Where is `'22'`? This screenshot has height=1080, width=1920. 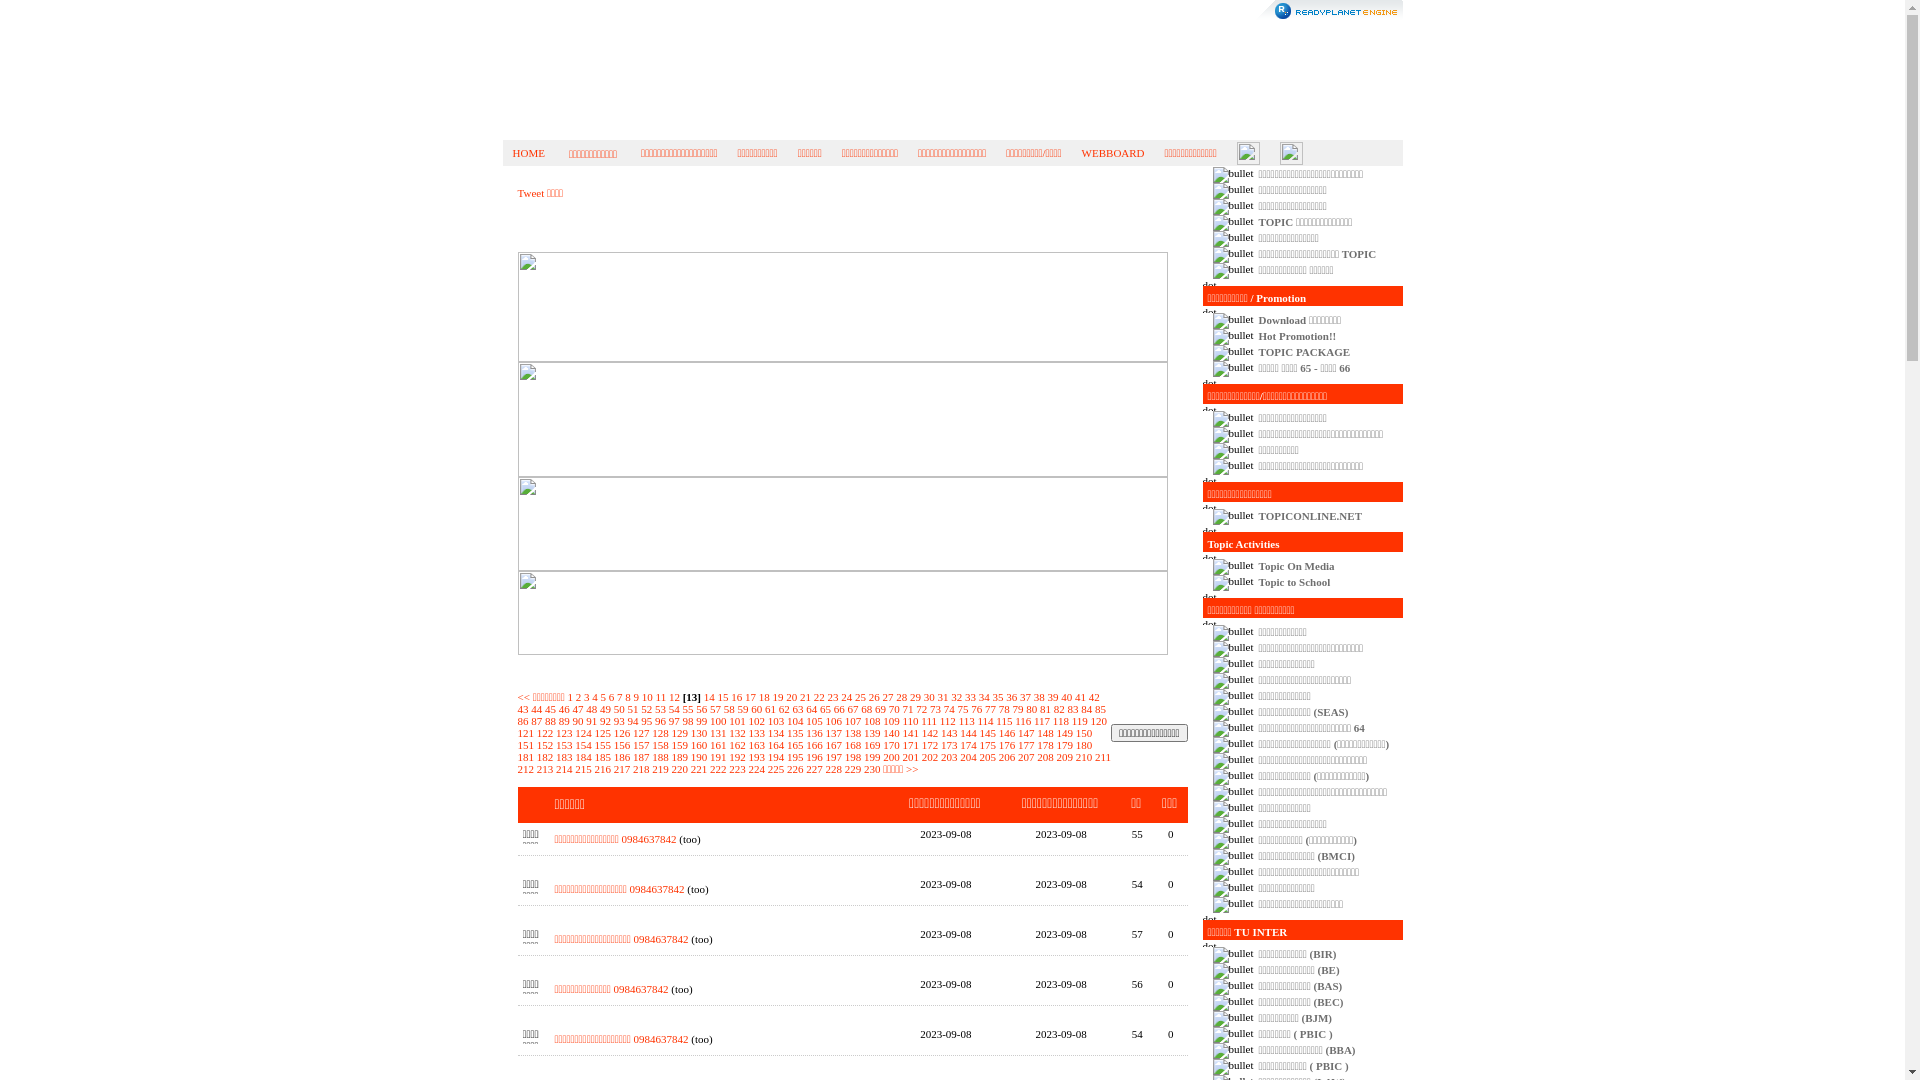
'22' is located at coordinates (819, 696).